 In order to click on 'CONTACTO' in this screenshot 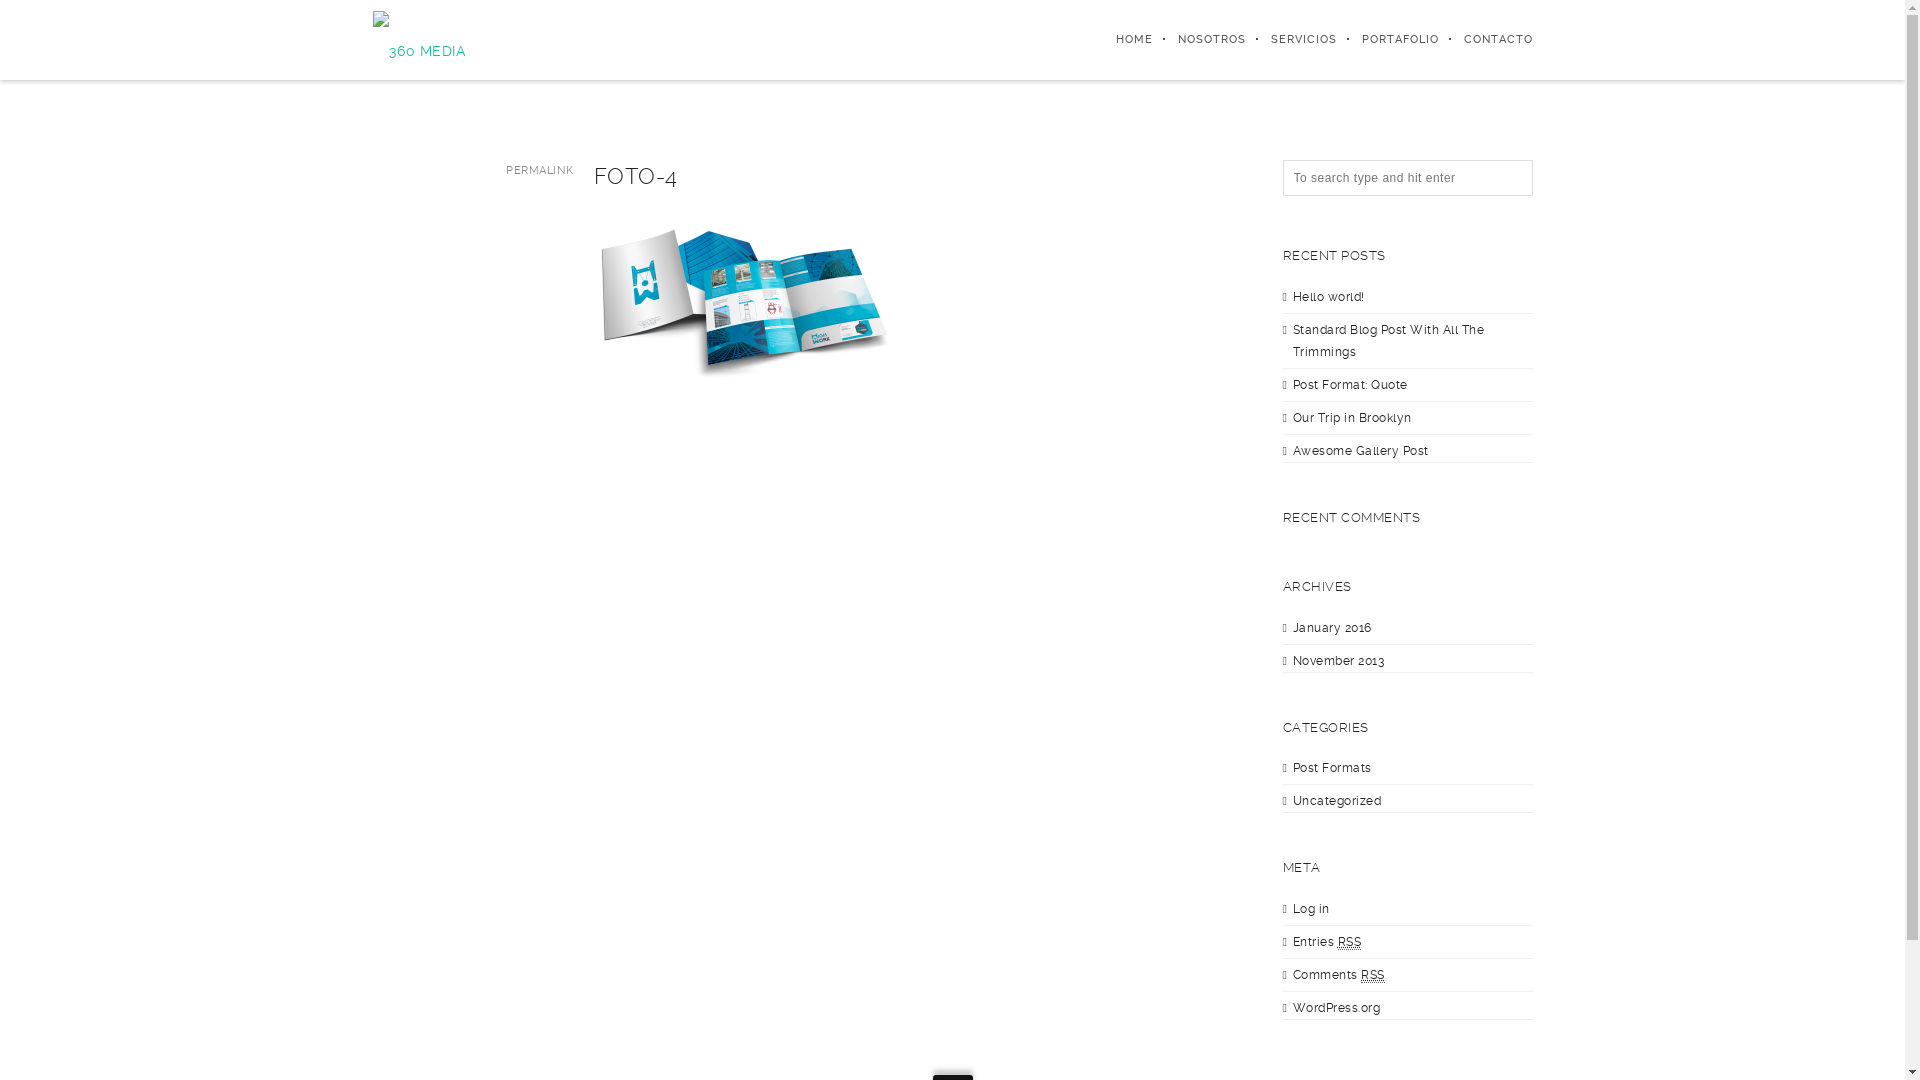, I will do `click(1437, 39)`.